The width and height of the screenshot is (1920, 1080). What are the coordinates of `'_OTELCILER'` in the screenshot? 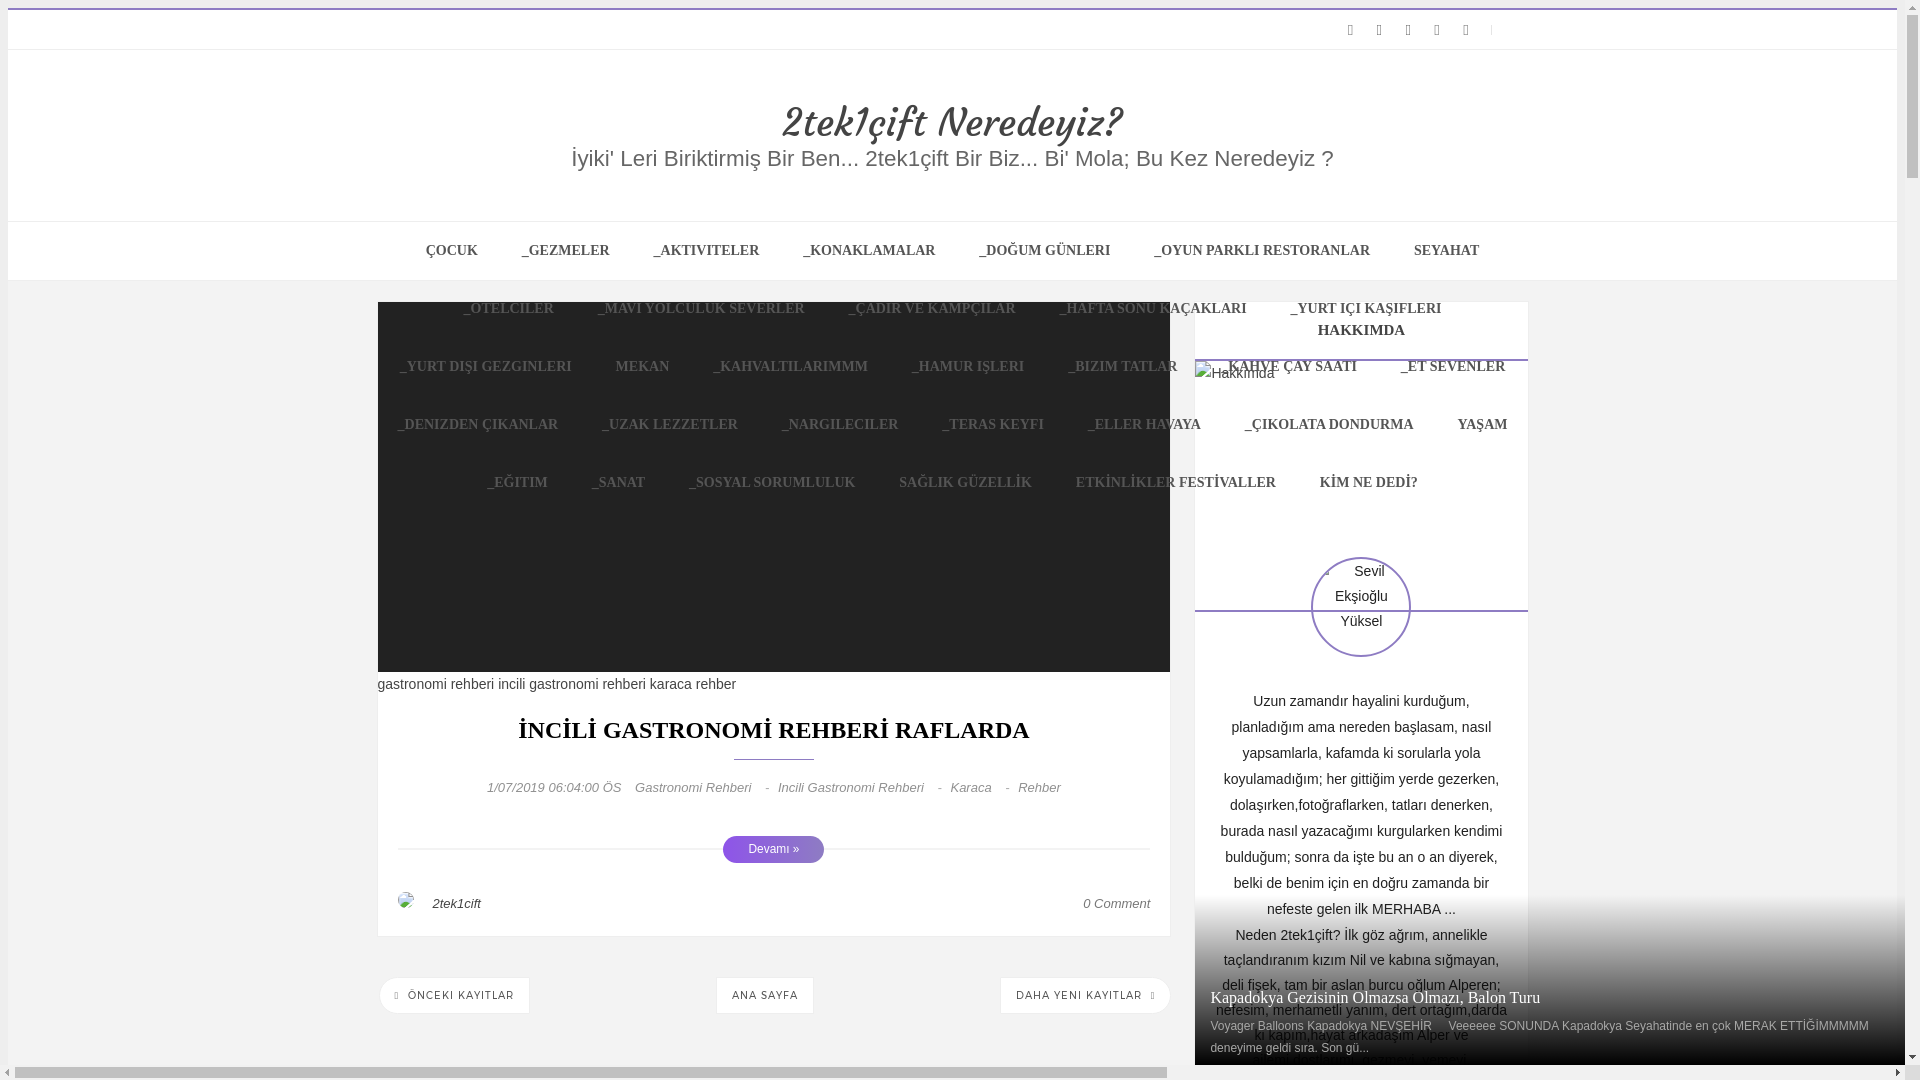 It's located at (508, 308).